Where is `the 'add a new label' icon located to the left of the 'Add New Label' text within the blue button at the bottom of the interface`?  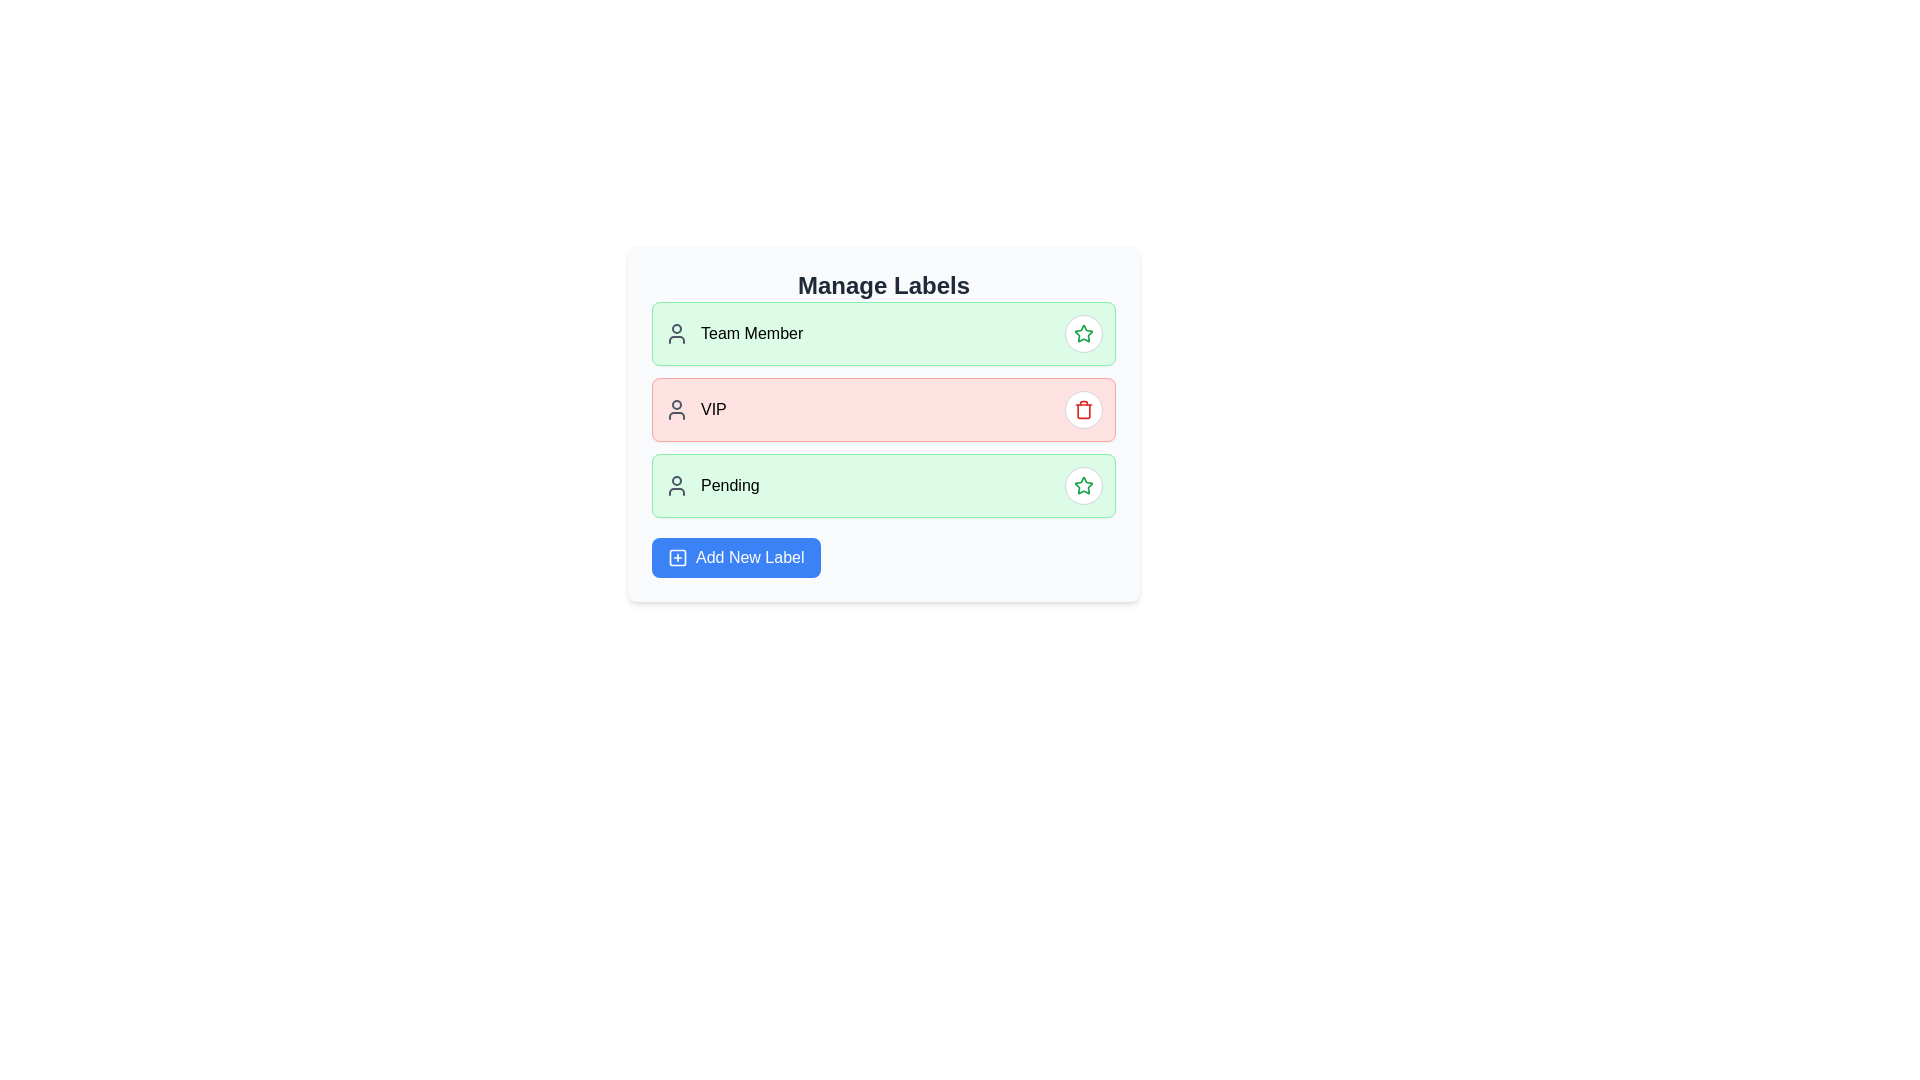 the 'add a new label' icon located to the left of the 'Add New Label' text within the blue button at the bottom of the interface is located at coordinates (677, 558).